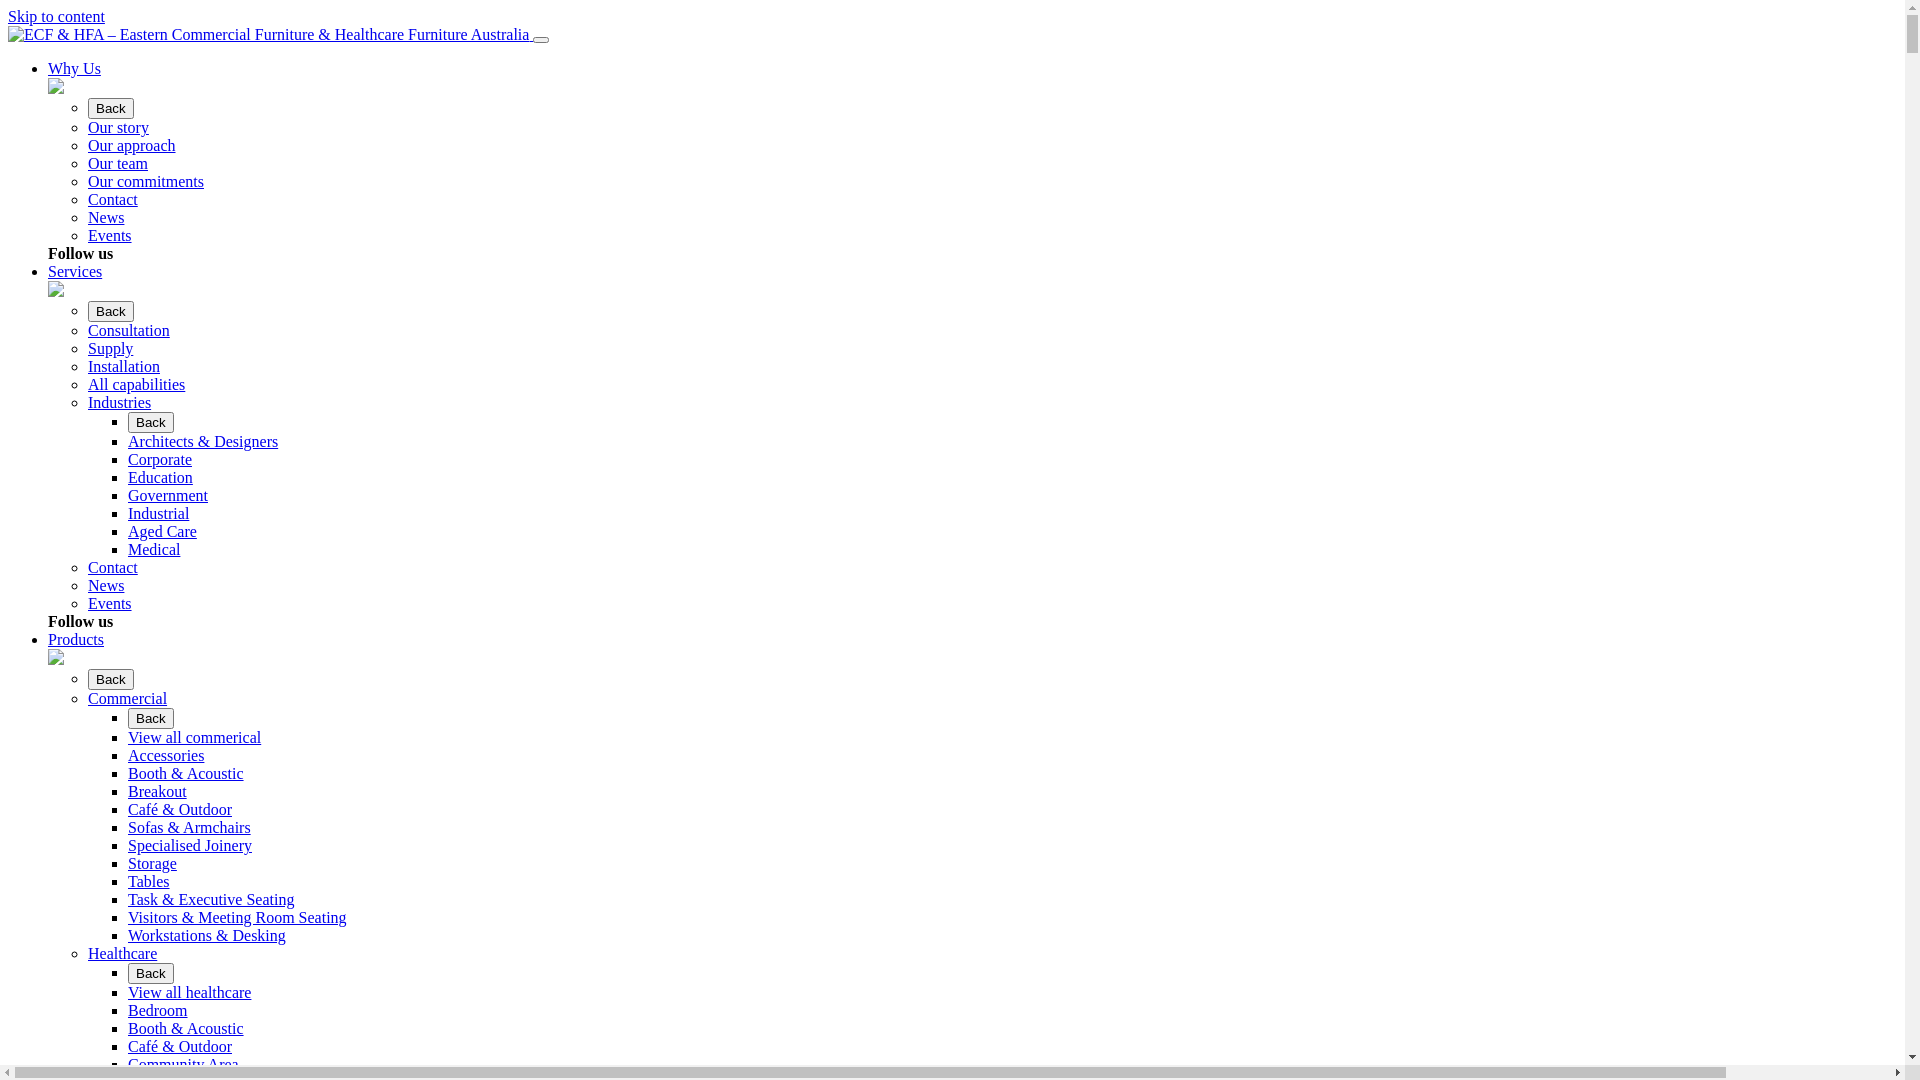  Describe the element at coordinates (121, 952) in the screenshot. I see `'Healthcare'` at that location.